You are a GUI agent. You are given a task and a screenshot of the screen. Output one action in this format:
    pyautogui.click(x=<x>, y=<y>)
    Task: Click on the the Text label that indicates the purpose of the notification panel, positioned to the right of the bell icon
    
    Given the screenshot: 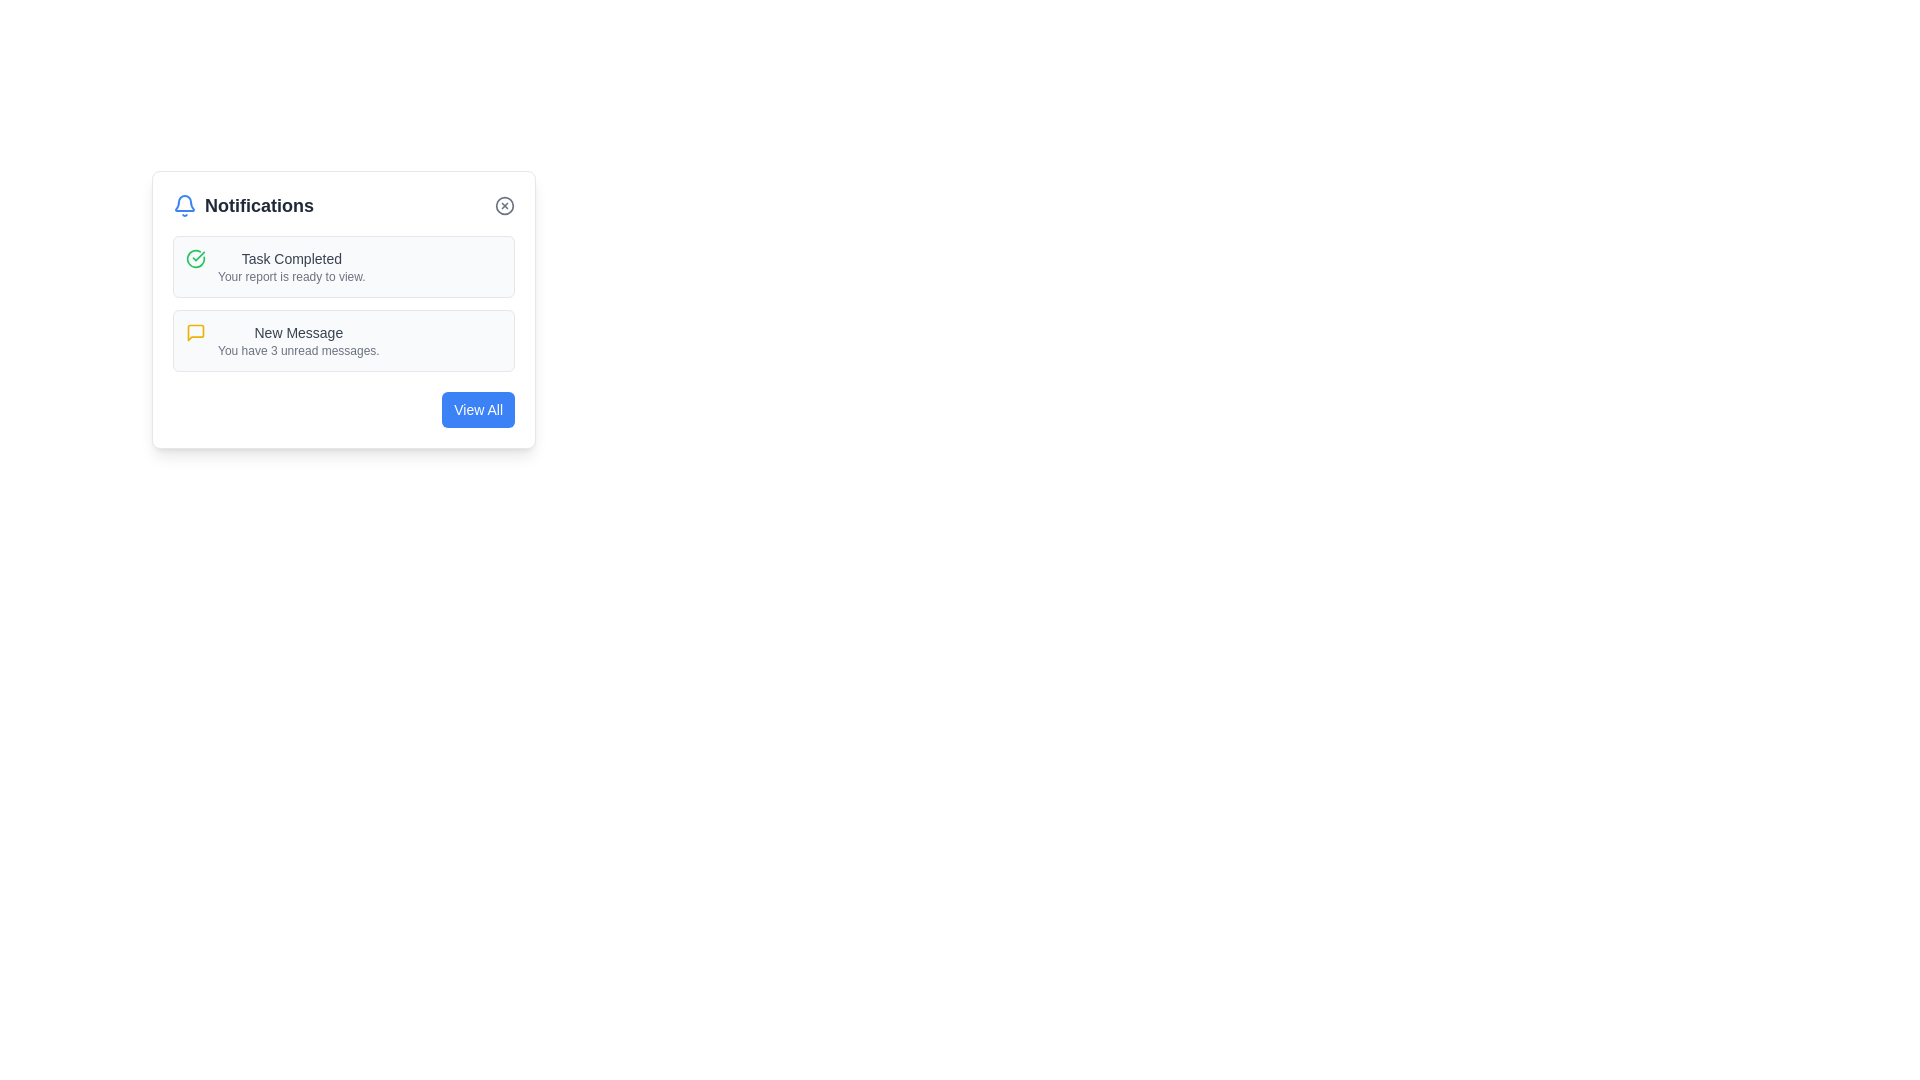 What is the action you would take?
    pyautogui.click(x=258, y=205)
    